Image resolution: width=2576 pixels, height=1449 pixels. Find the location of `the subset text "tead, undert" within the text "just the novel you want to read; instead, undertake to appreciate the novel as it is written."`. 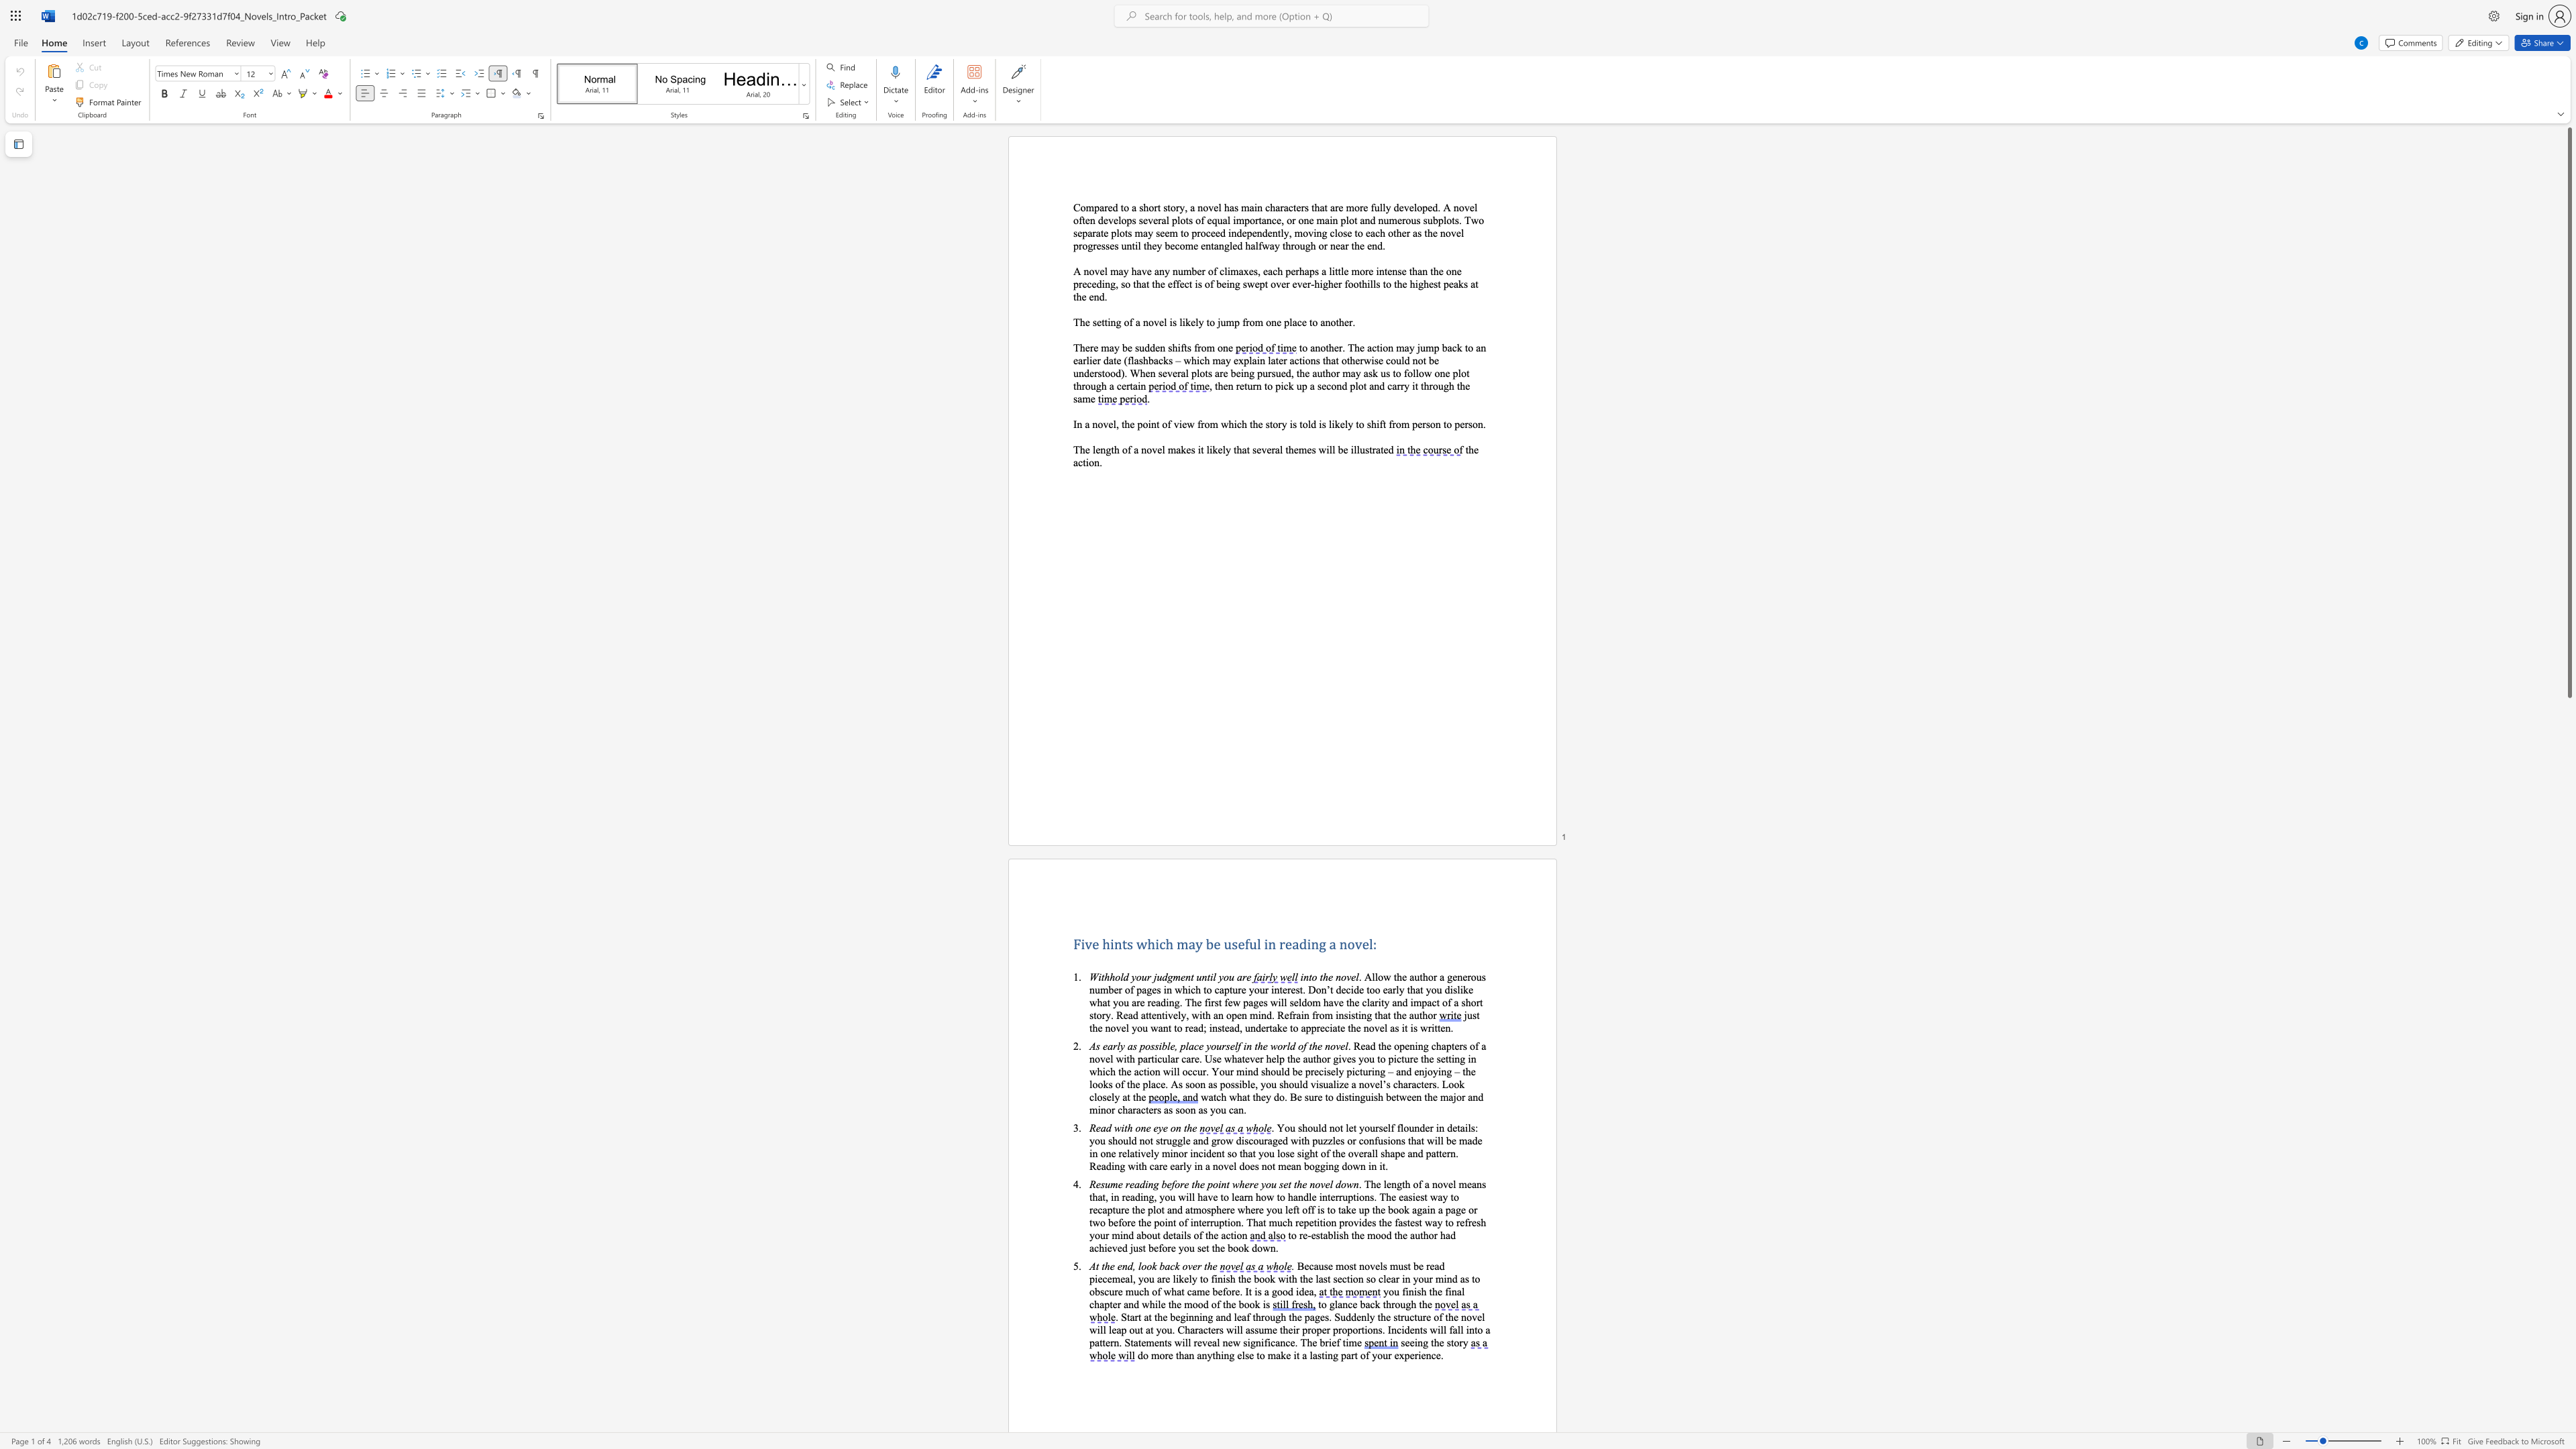

the subset text "tead, undert" within the text "just the novel you want to read; instead, undertake to appreciate the novel as it is written." is located at coordinates (1222, 1027).